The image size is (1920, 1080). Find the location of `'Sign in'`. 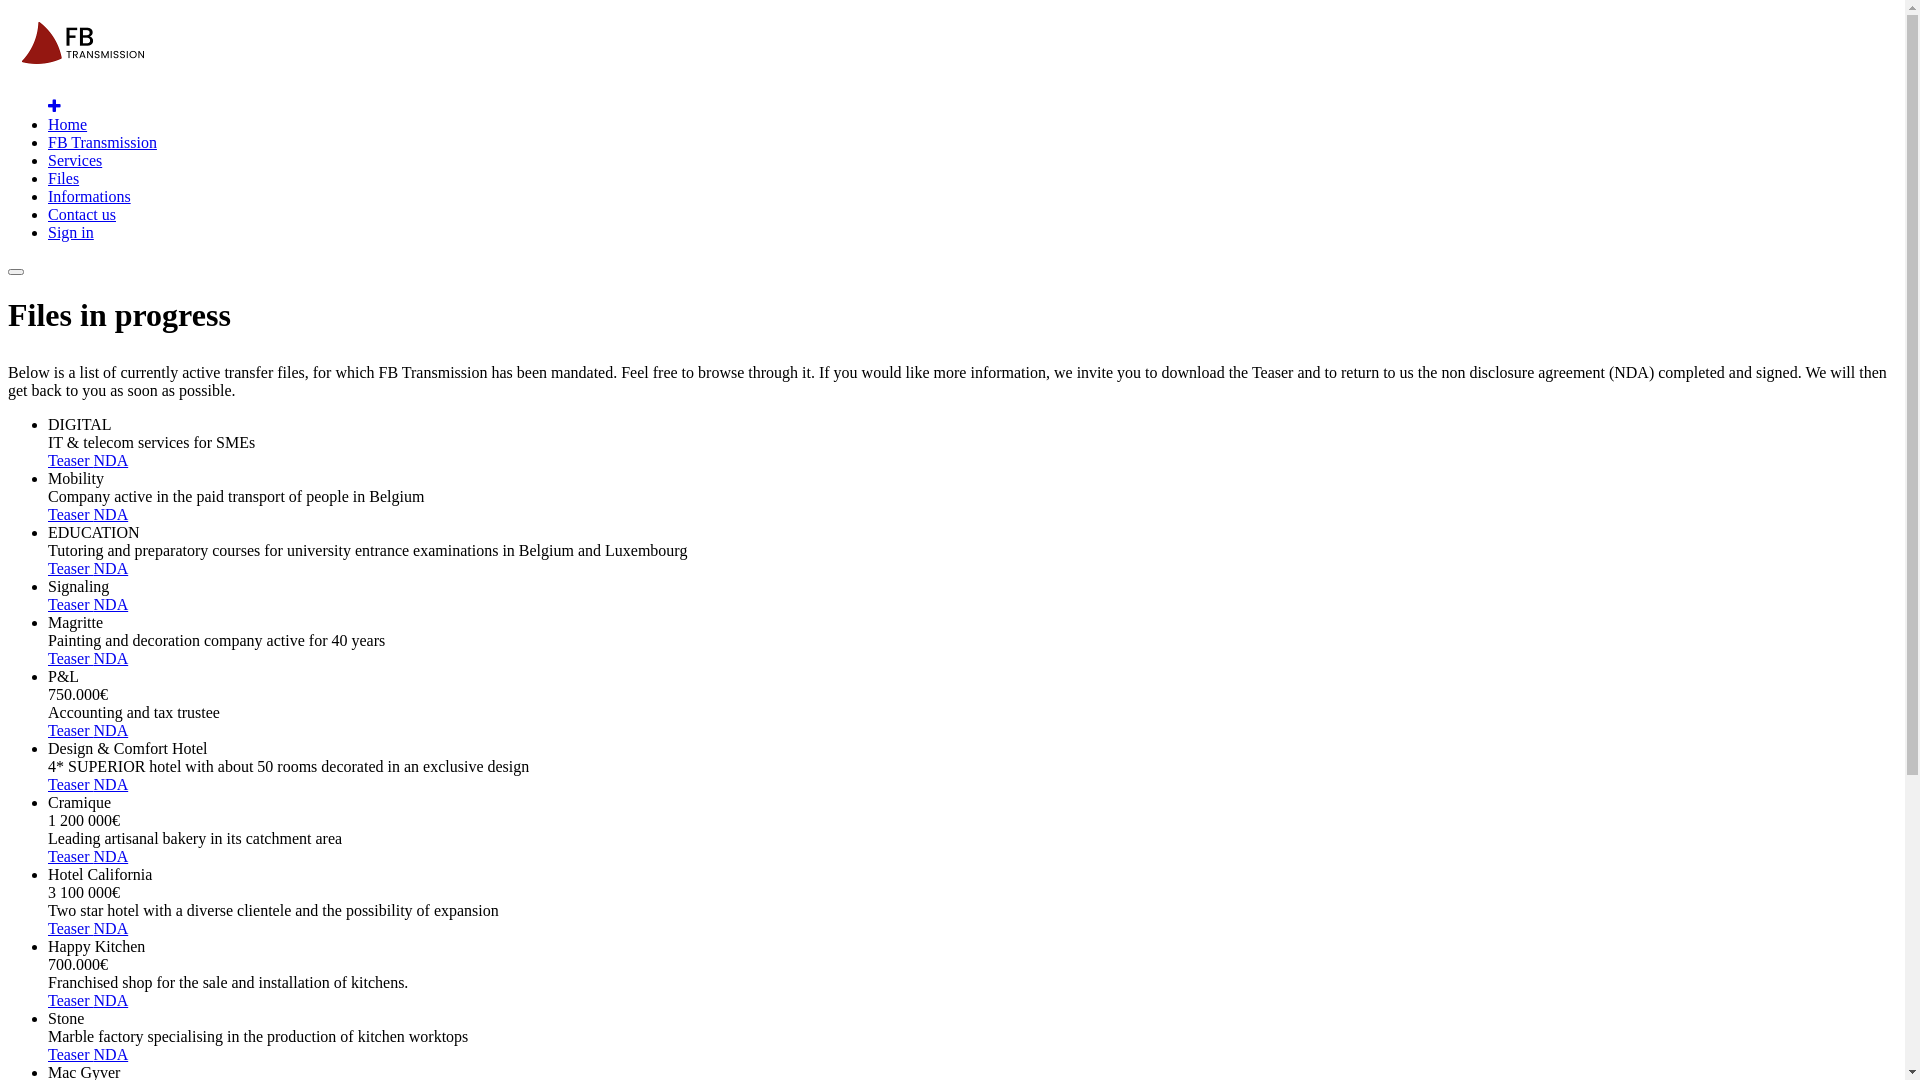

'Sign in' is located at coordinates (71, 231).